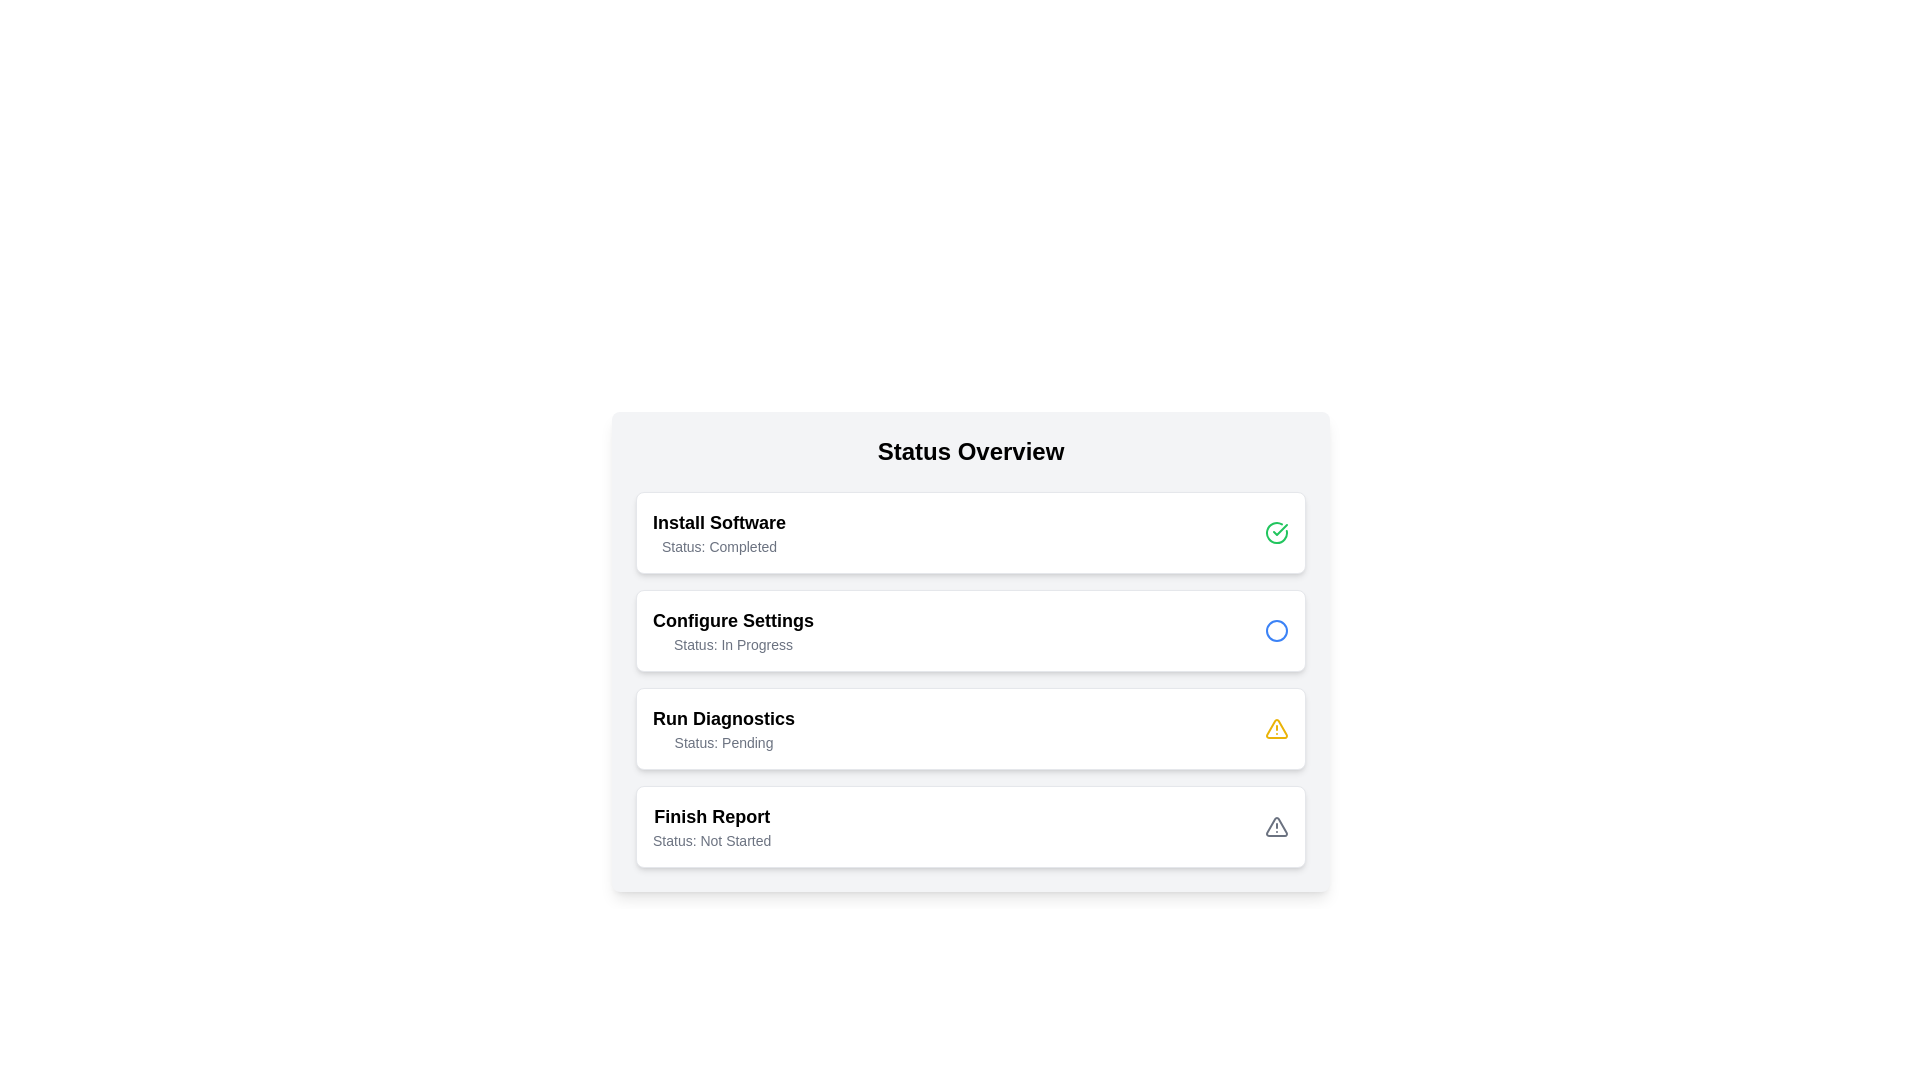 Image resolution: width=1920 pixels, height=1080 pixels. I want to click on on the 'Finish Report' text display element, which is the last item in the status list, indicating its status as 'Not Started', so click(712, 826).